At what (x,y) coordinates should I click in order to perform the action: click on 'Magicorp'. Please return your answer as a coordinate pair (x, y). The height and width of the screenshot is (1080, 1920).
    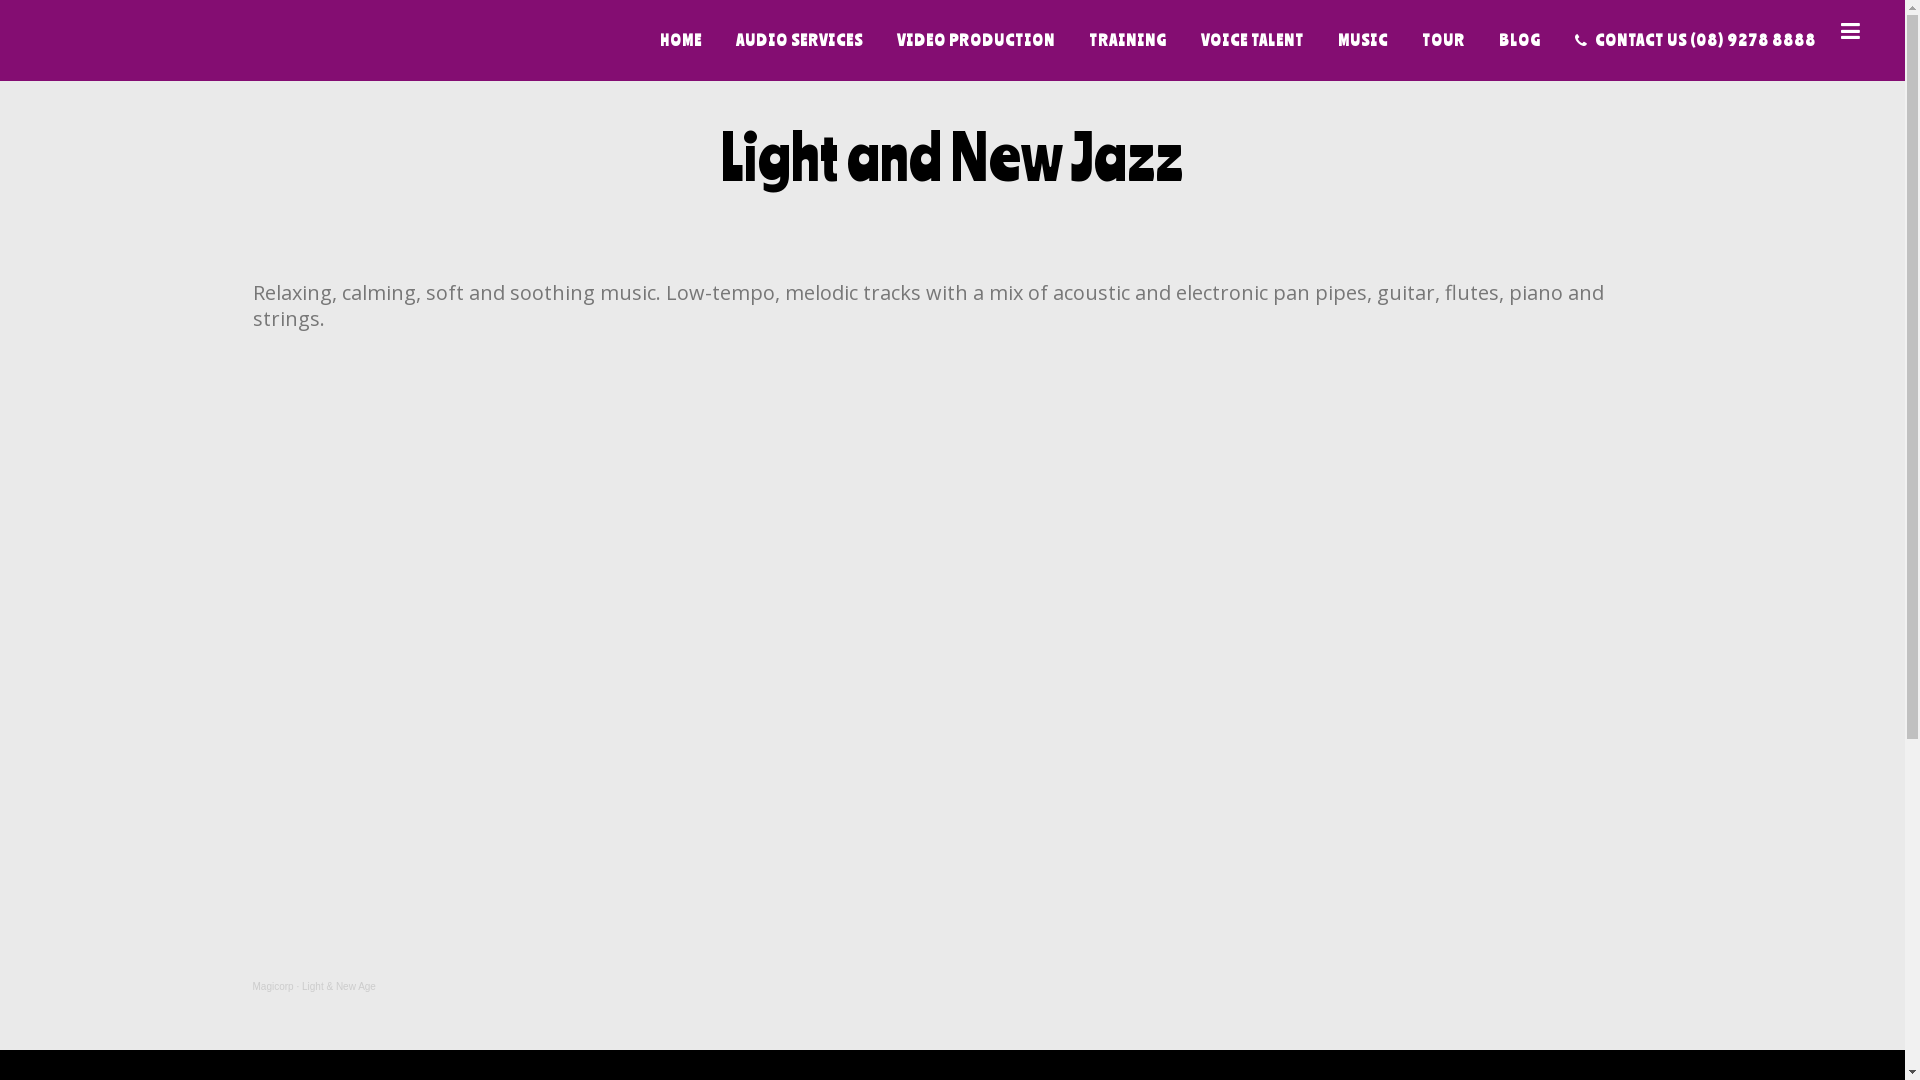
    Looking at the image, I should click on (251, 985).